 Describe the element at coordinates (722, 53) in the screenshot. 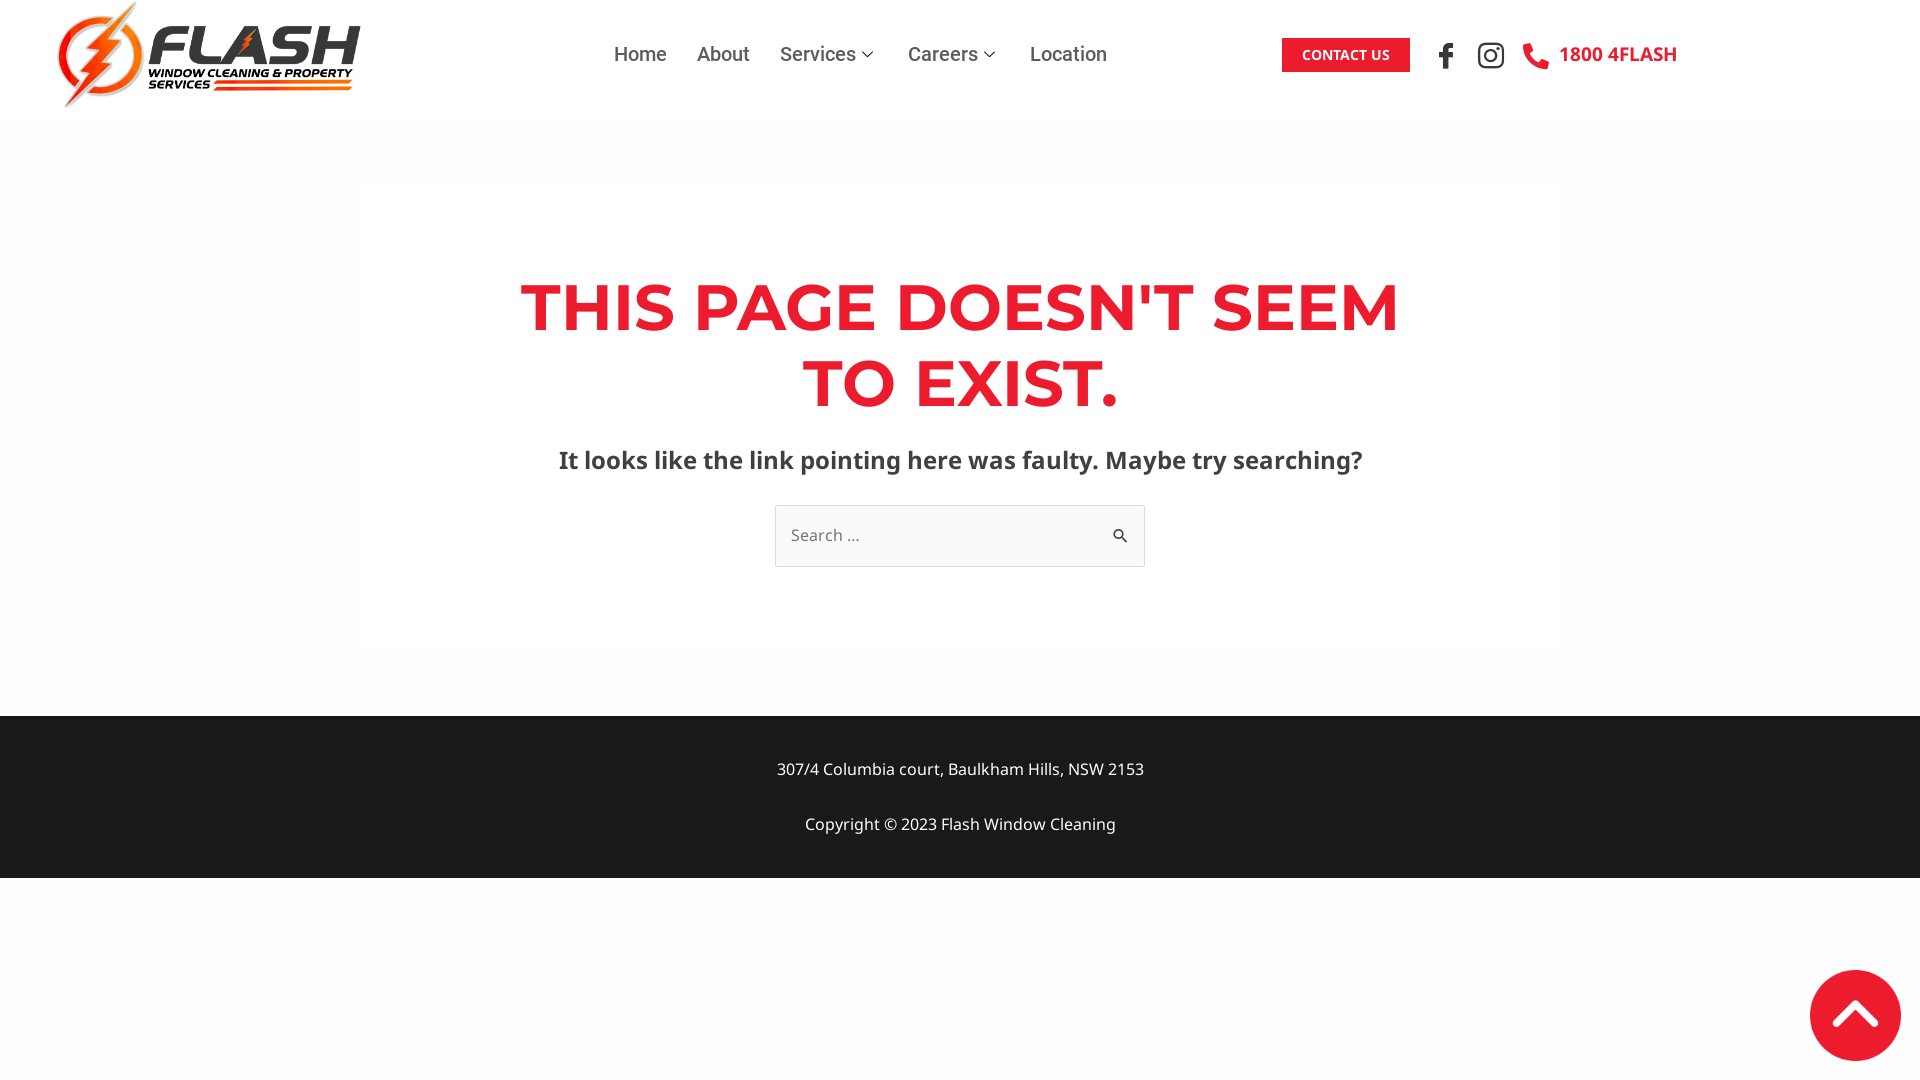

I see `'About'` at that location.